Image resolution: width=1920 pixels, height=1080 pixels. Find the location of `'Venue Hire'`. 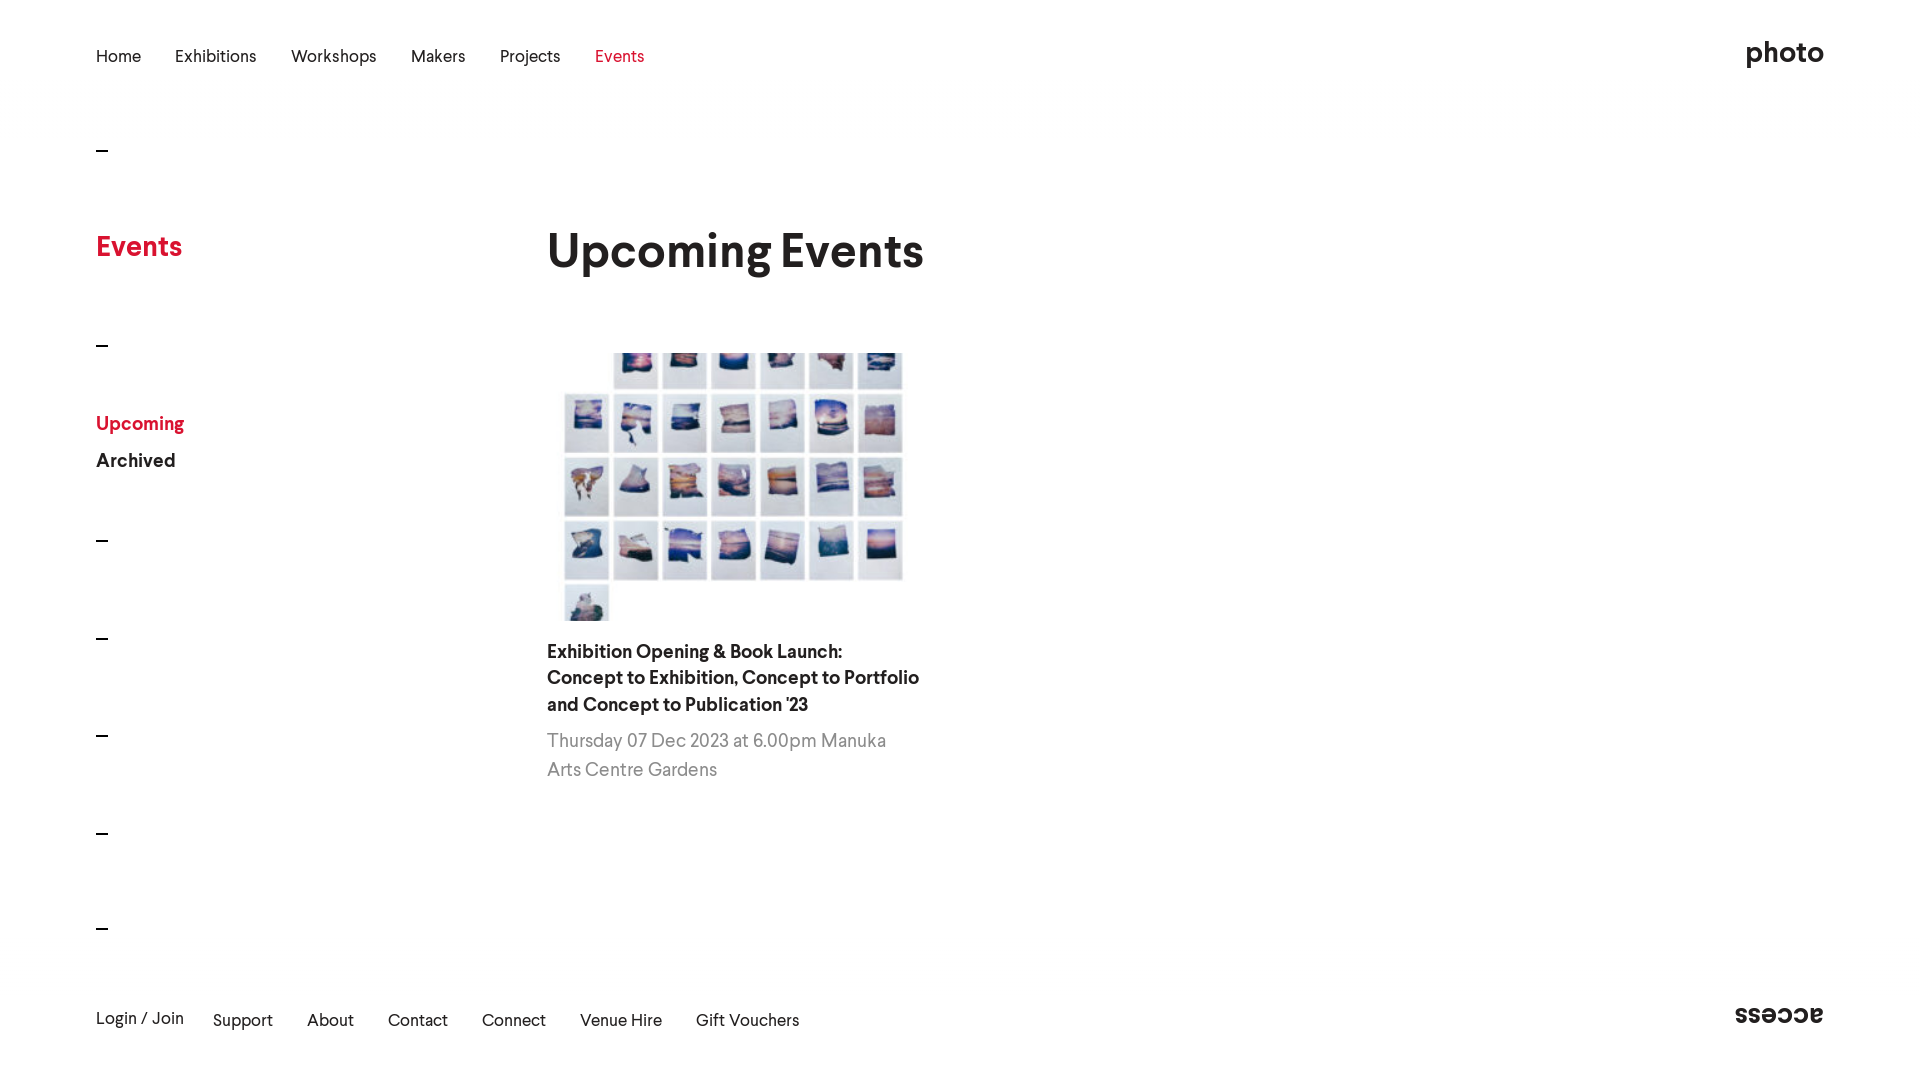

'Venue Hire' is located at coordinates (619, 1021).